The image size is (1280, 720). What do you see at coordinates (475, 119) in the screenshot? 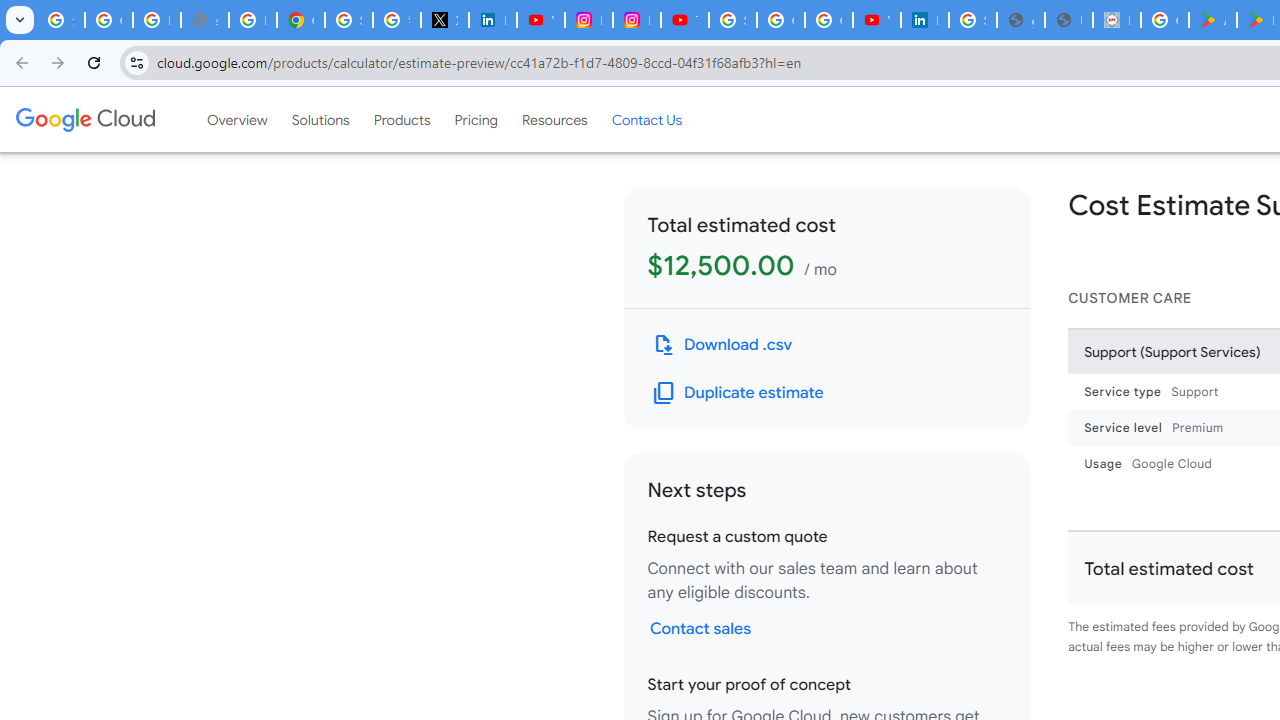
I see `'Pricing'` at bounding box center [475, 119].